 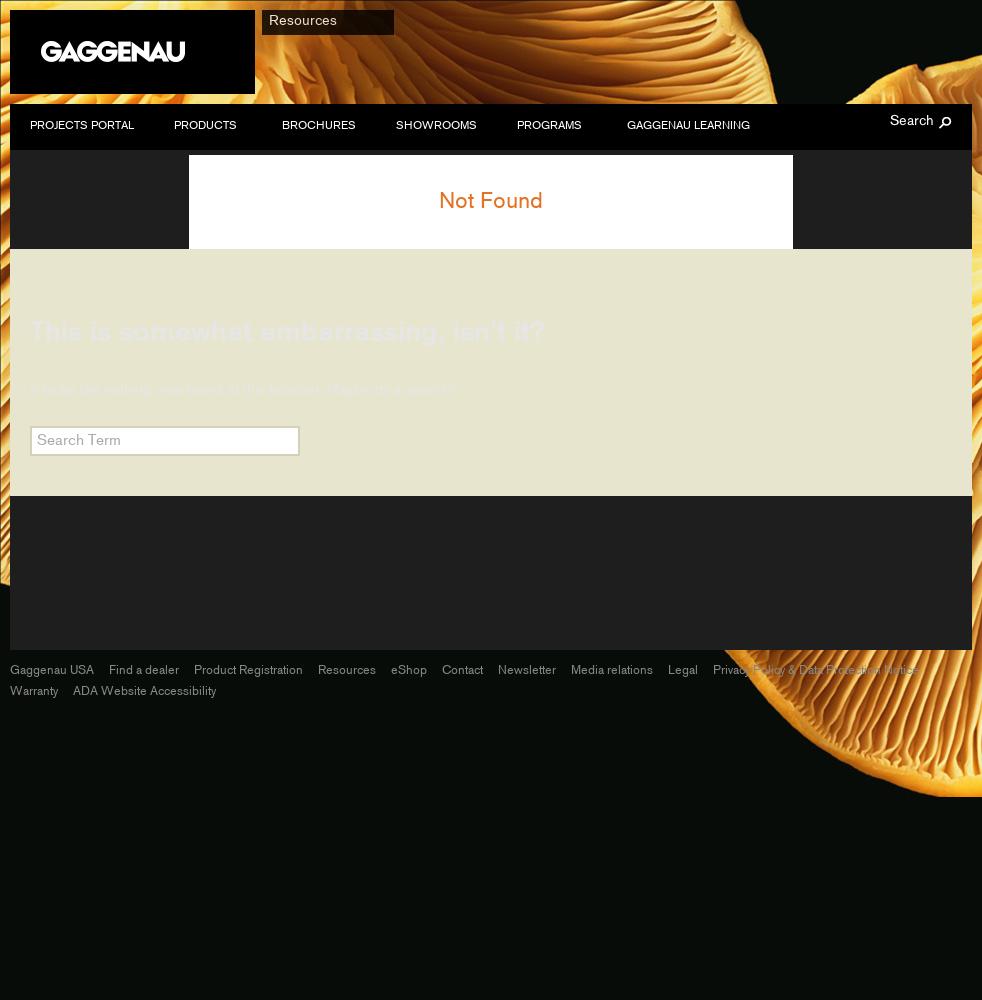 I want to click on 'It looks like nothing was found at this location. Maybe try a search?', so click(x=28, y=389).